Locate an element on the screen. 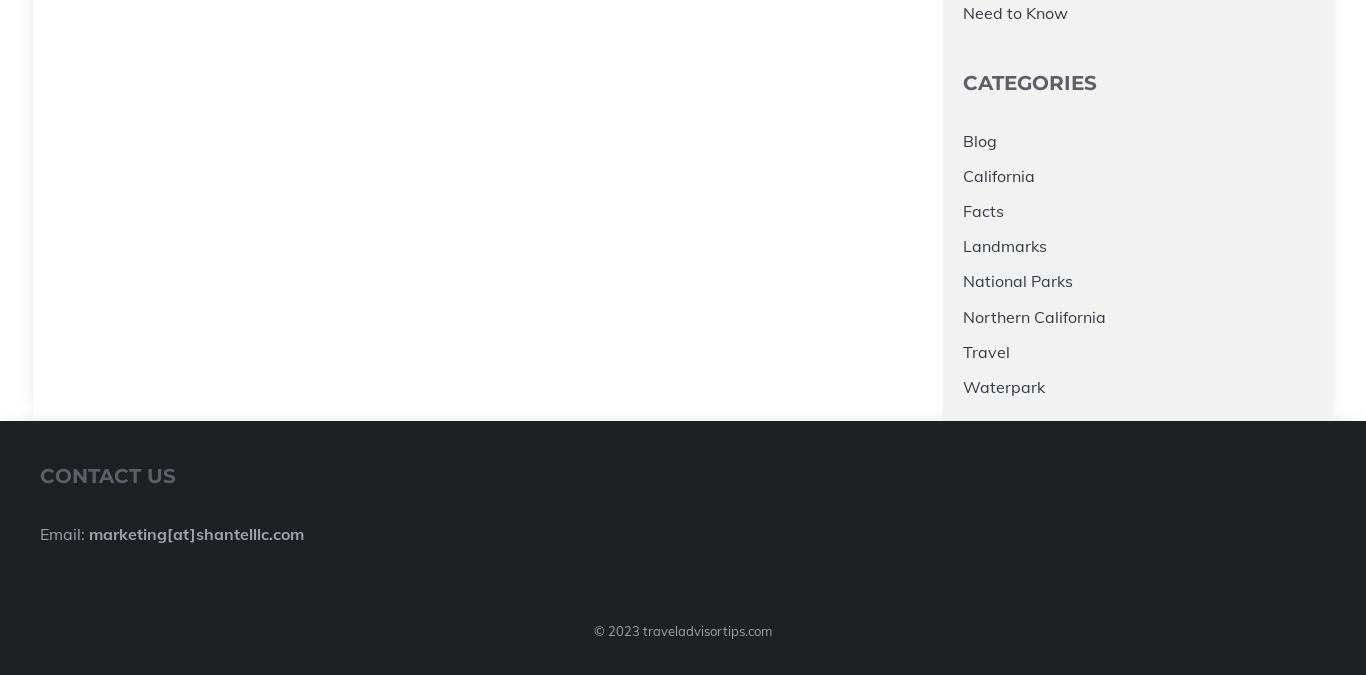 The height and width of the screenshot is (675, 1366). 'Northern California' is located at coordinates (963, 314).